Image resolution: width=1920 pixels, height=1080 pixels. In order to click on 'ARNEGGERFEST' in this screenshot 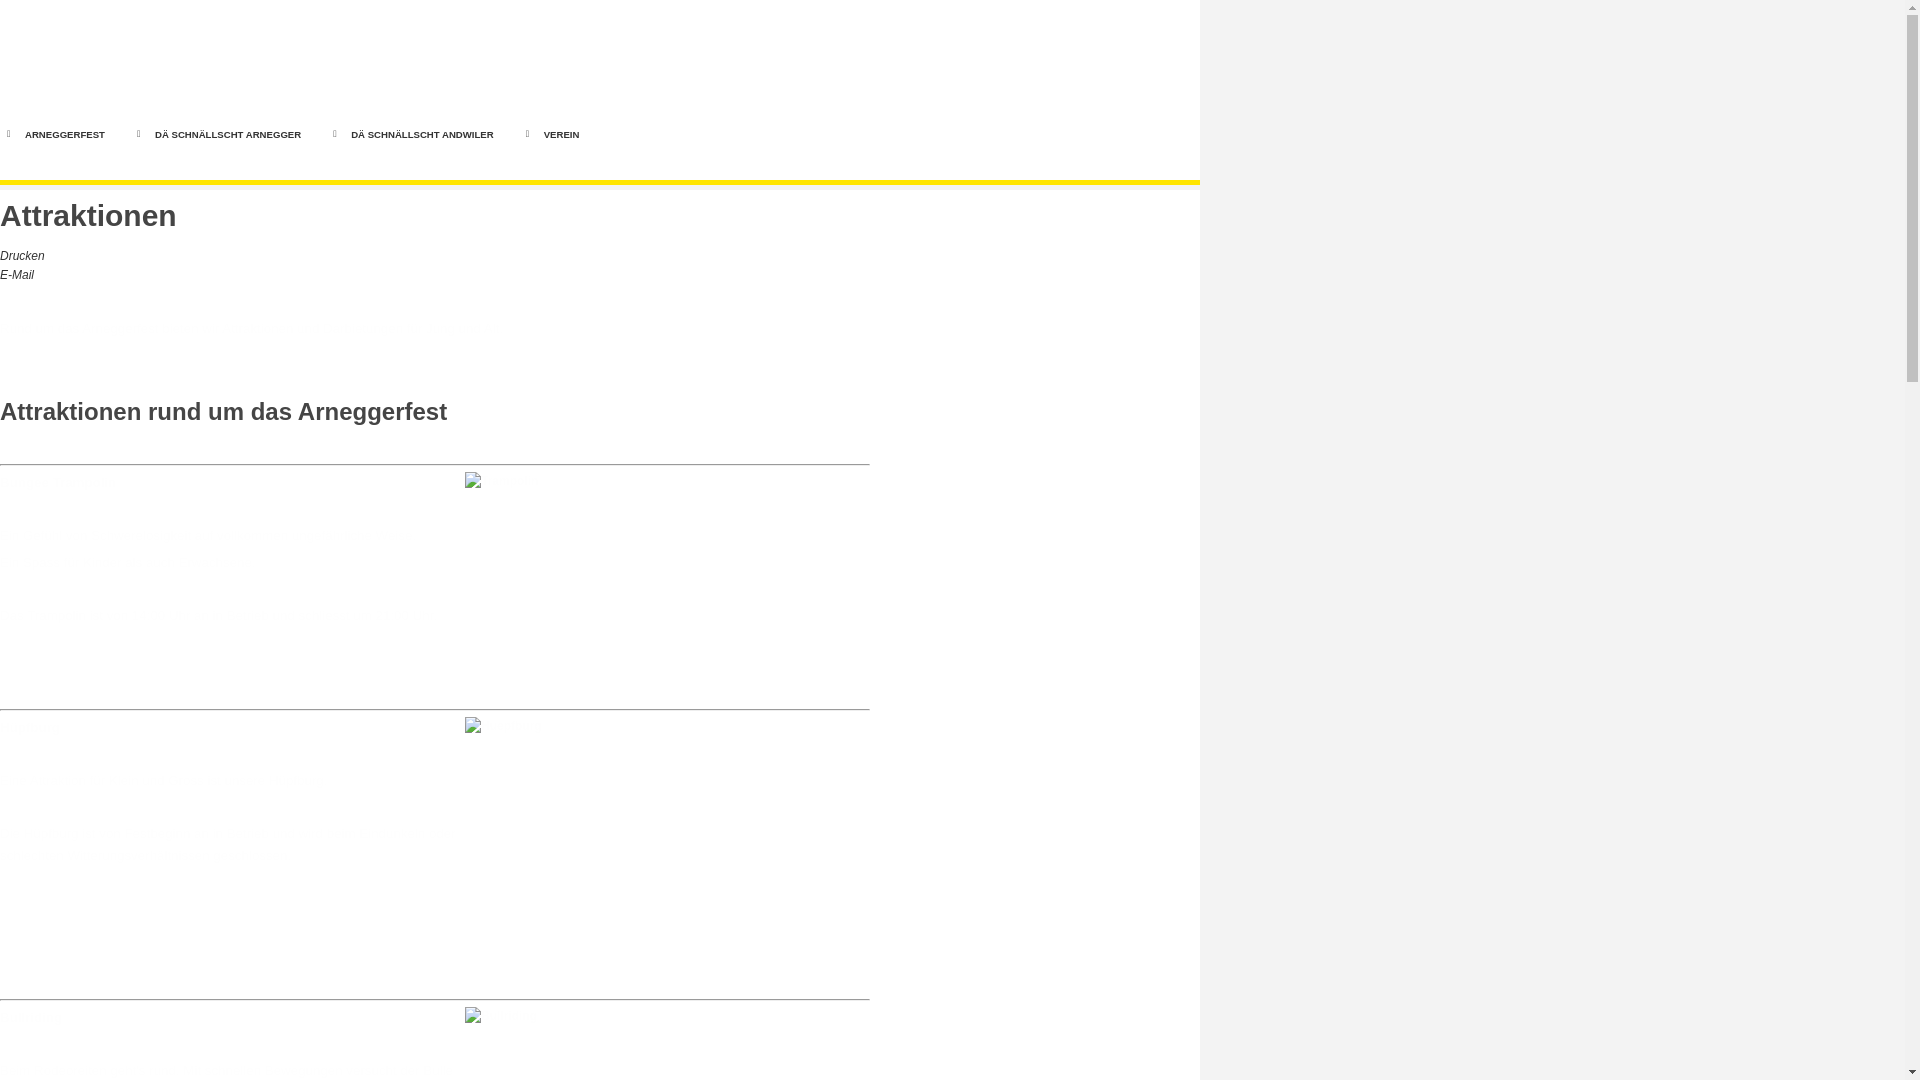, I will do `click(65, 135)`.